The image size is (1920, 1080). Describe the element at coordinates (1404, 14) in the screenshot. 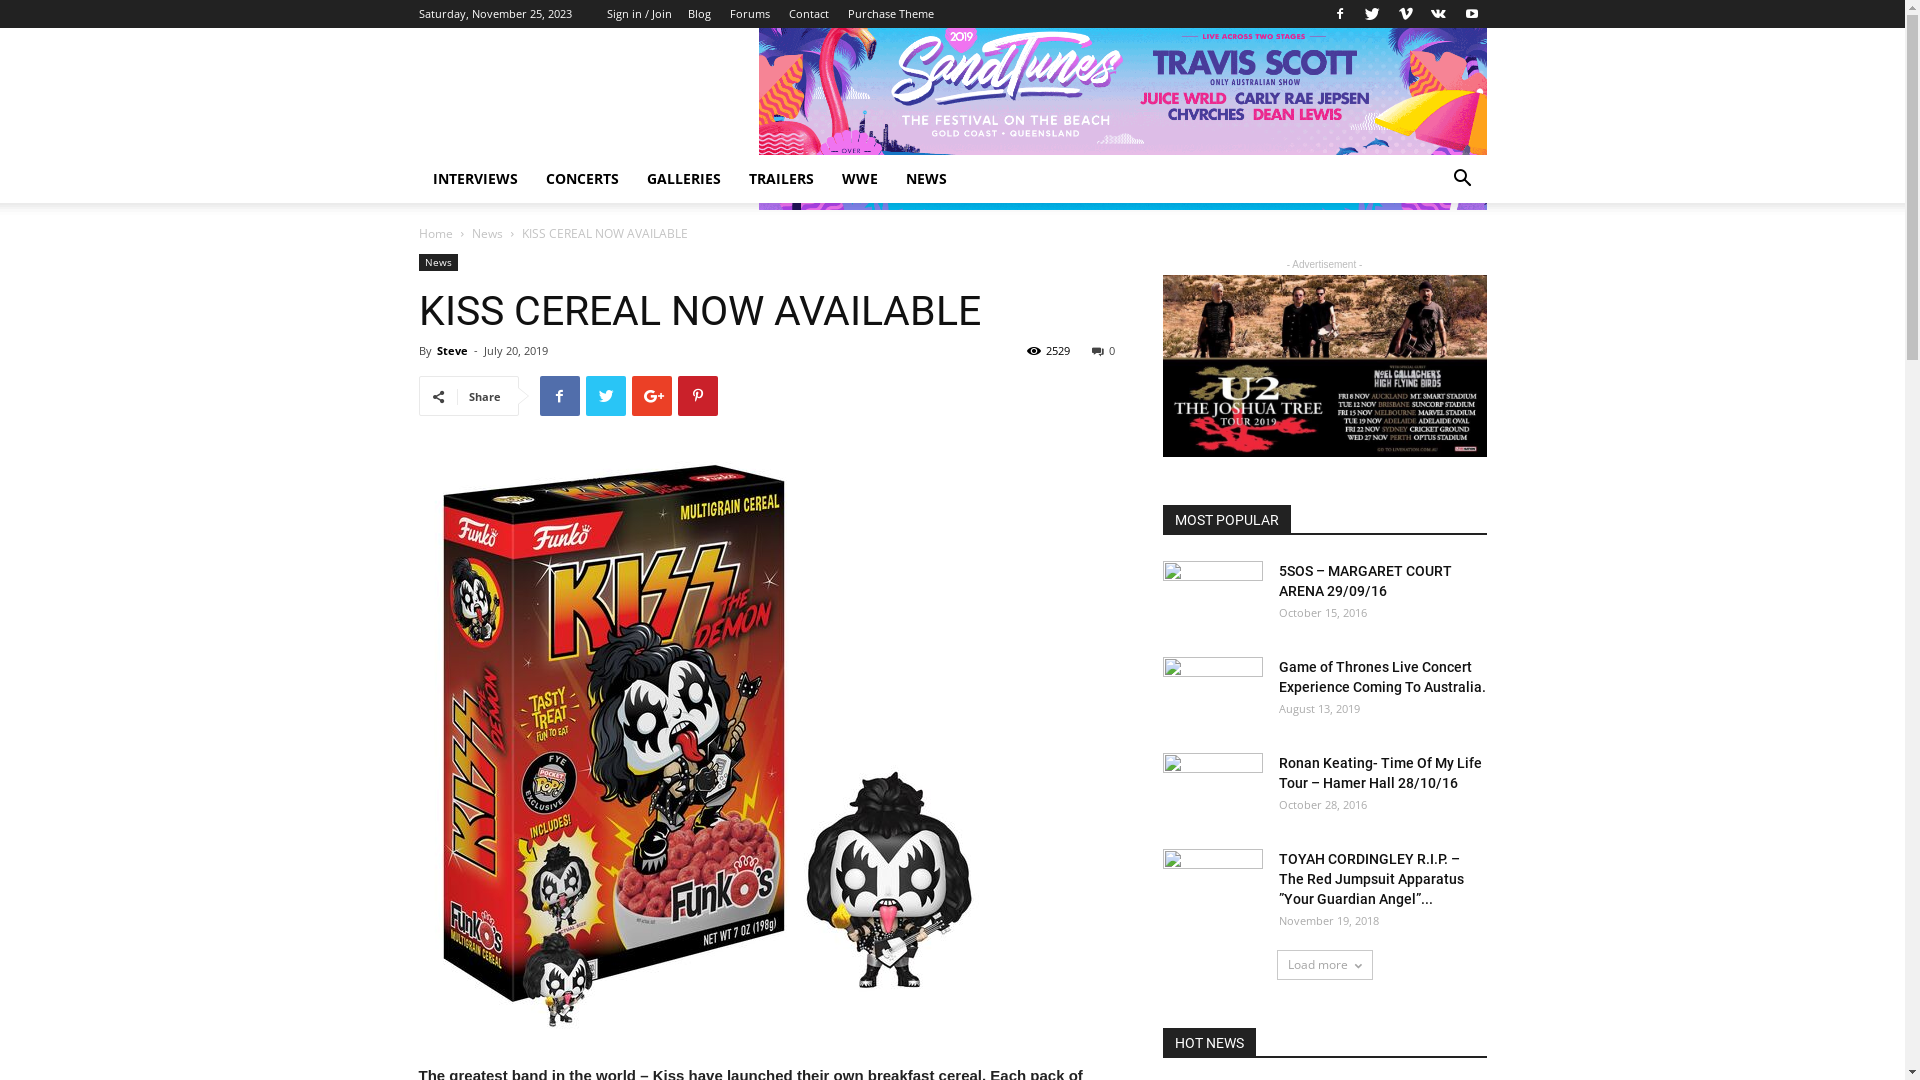

I see `'Vimeo'` at that location.